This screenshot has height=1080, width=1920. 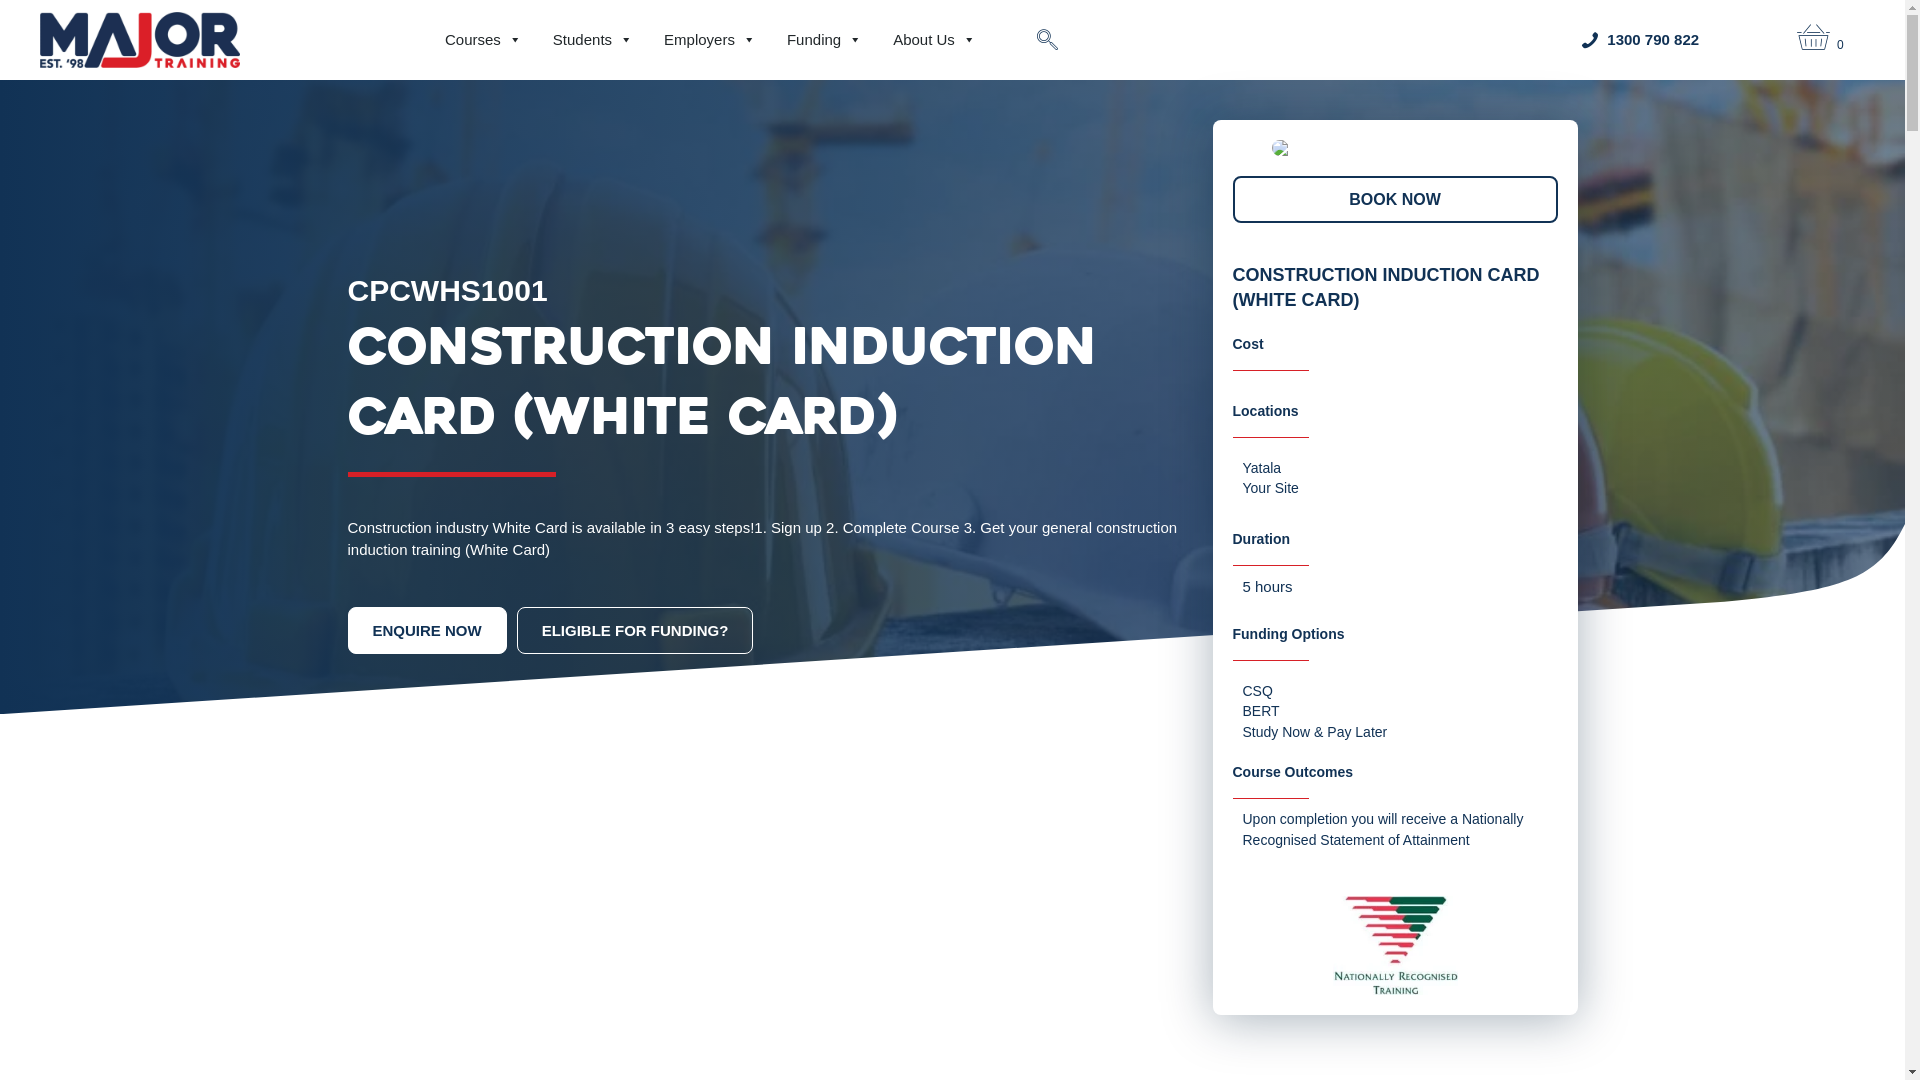 I want to click on 'Yatala', so click(x=1260, y=467).